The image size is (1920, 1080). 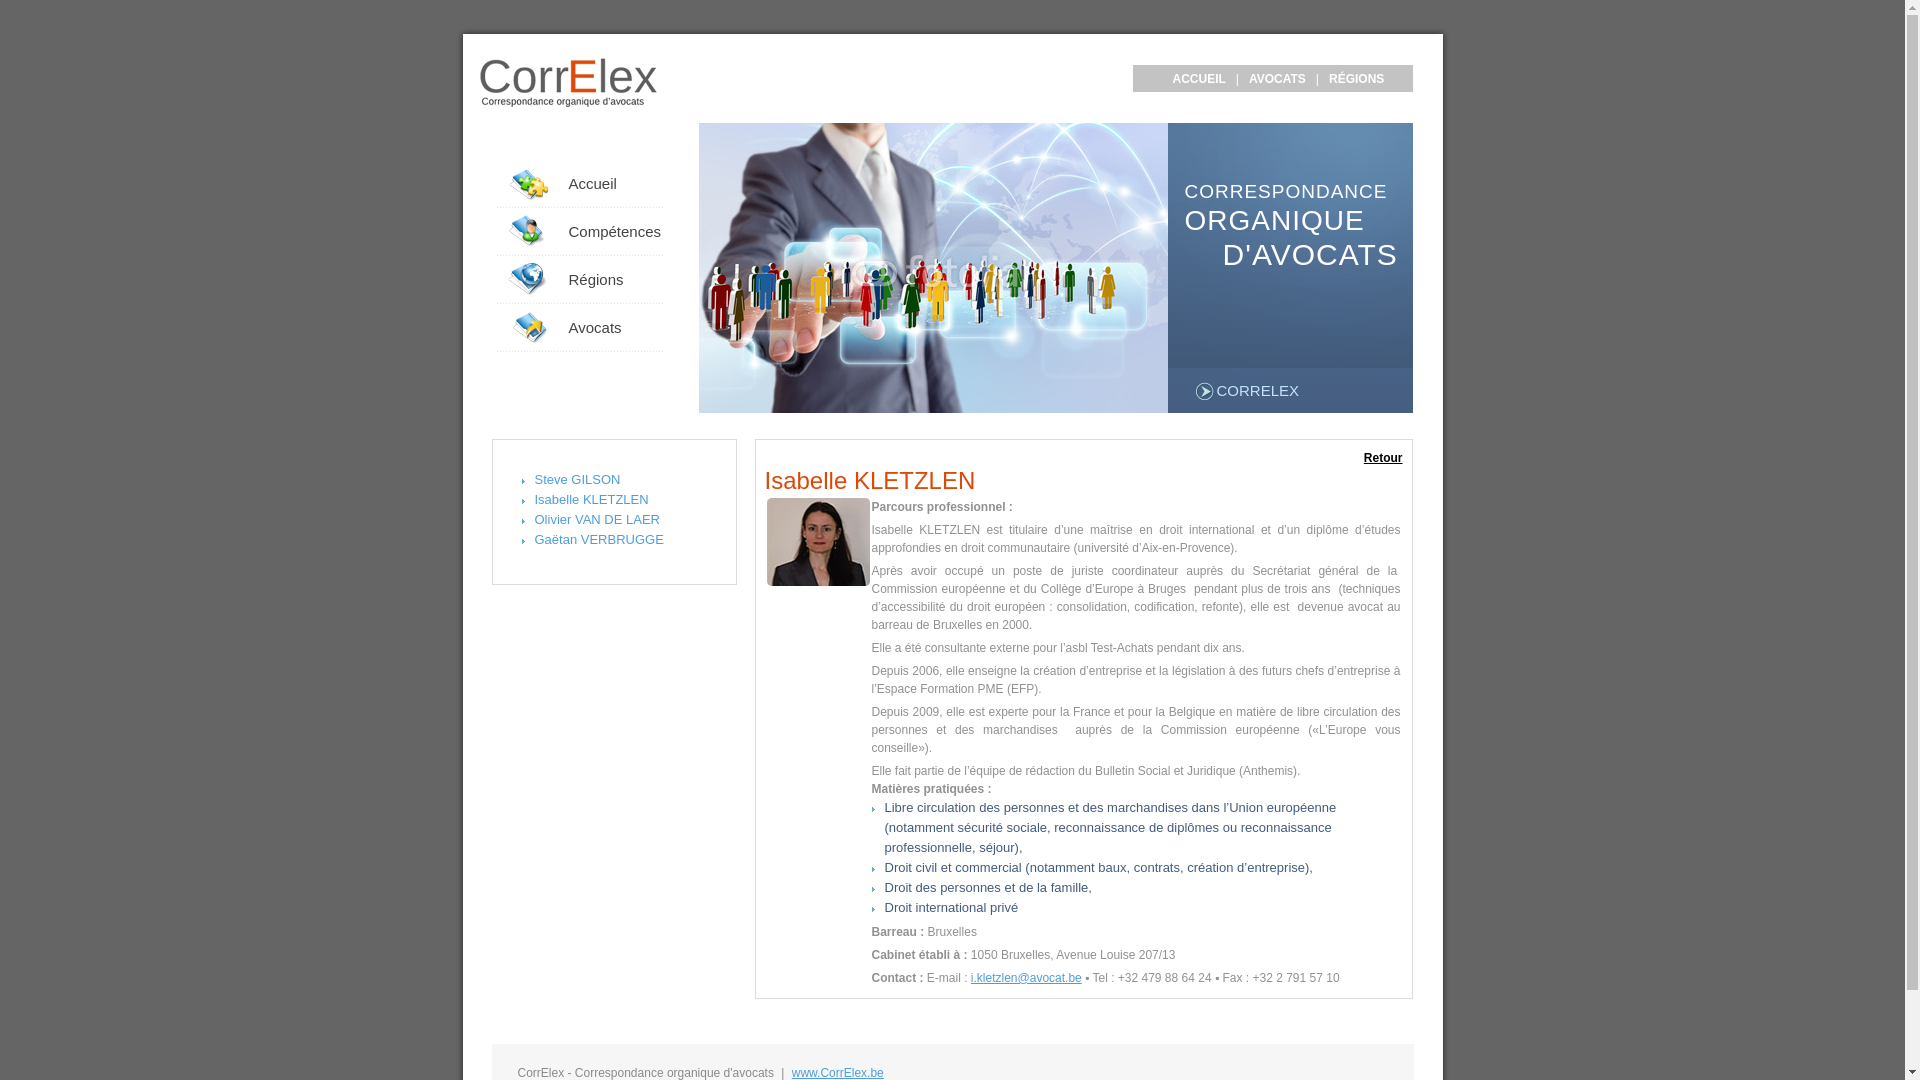 I want to click on 'Olivier VAN DE LAER', so click(x=533, y=518).